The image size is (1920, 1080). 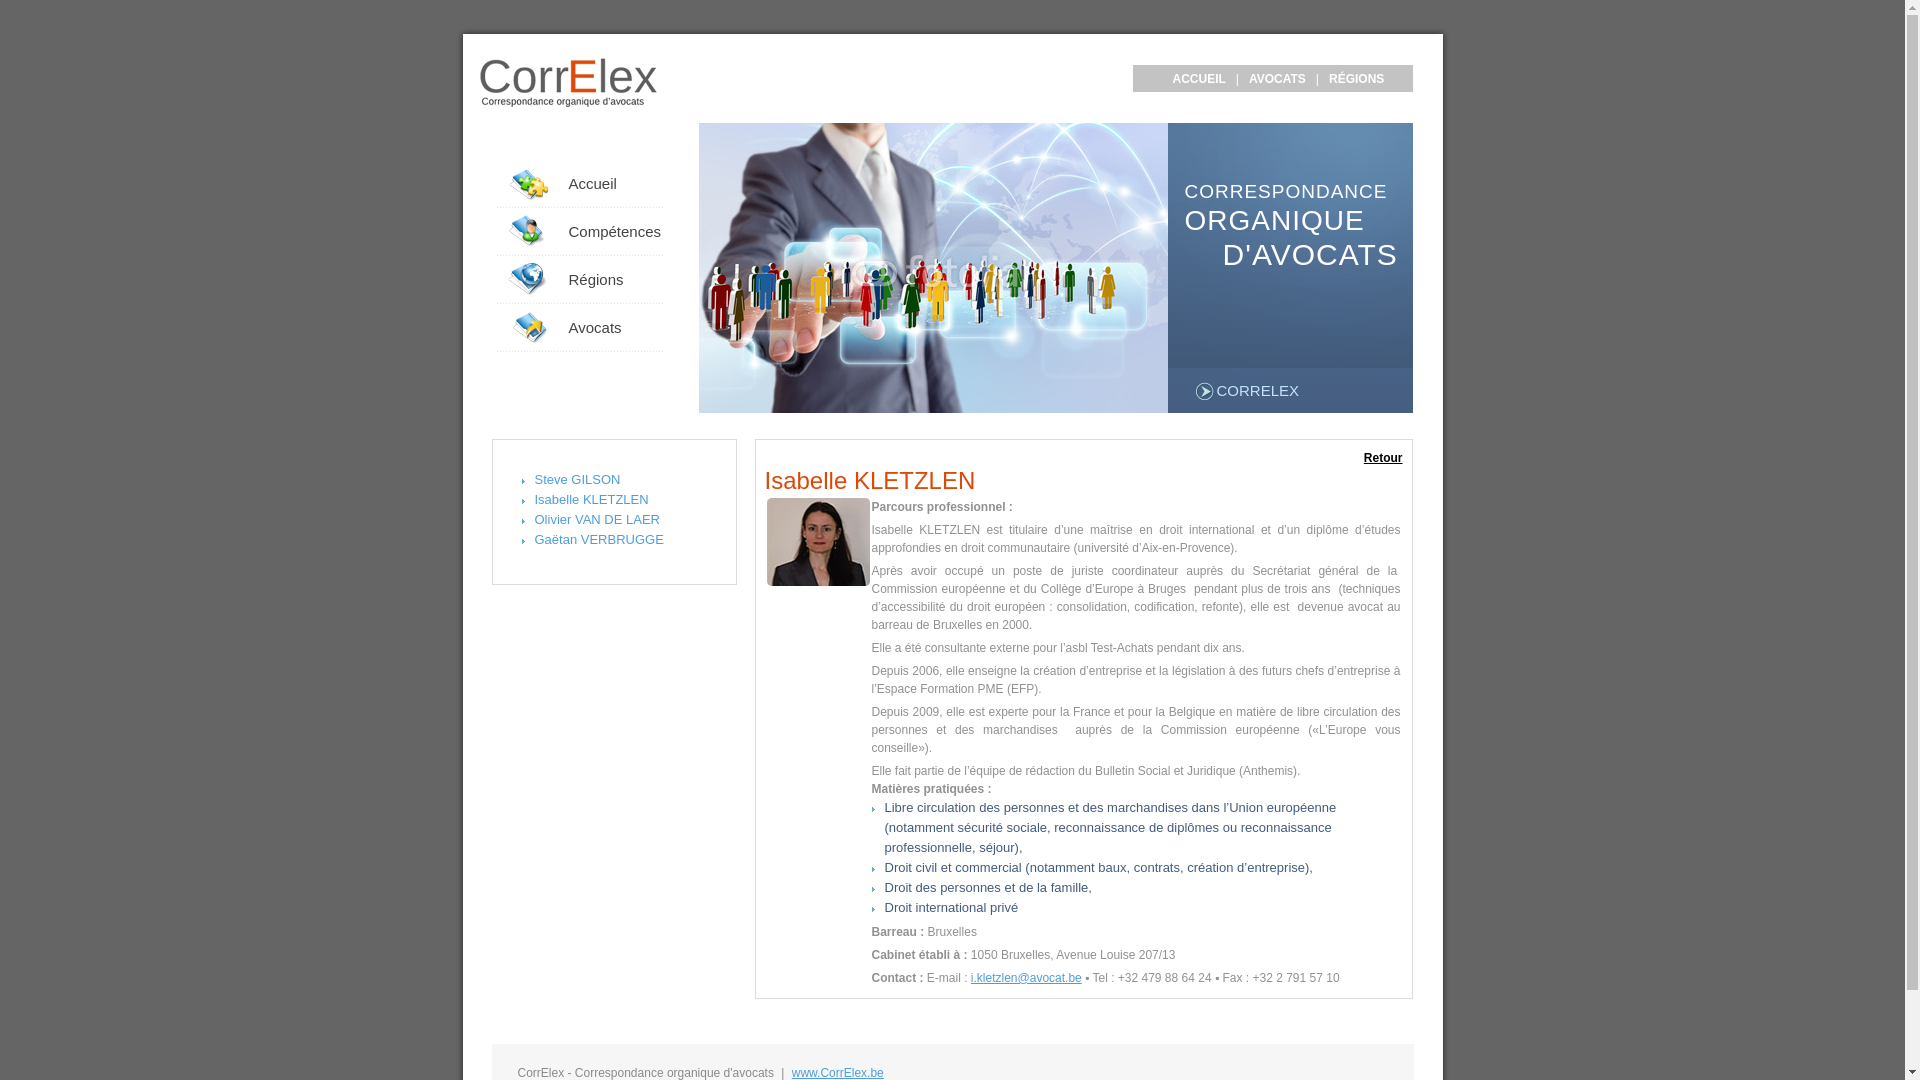 I want to click on 'Olivier VAN DE LAER', so click(x=533, y=518).